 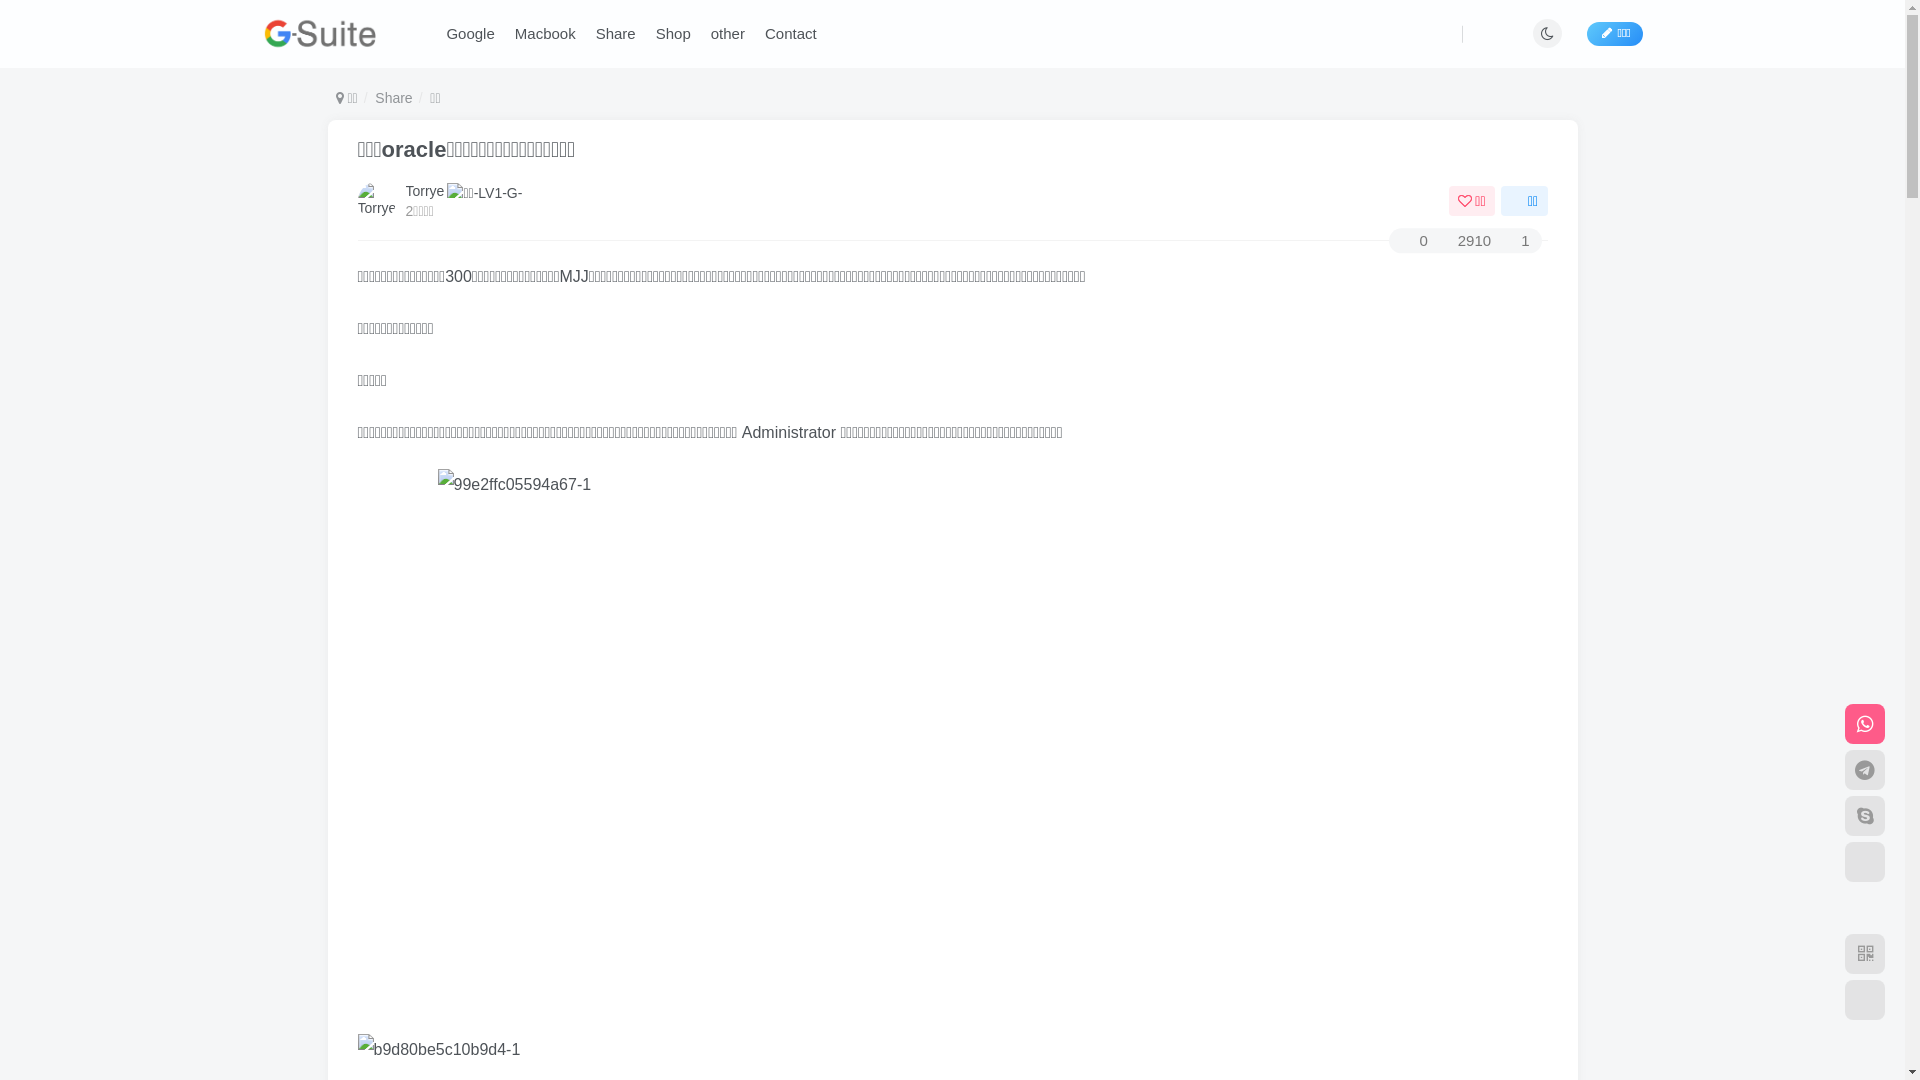 I want to click on '99e2ffc05594a67-1', so click(x=952, y=741).